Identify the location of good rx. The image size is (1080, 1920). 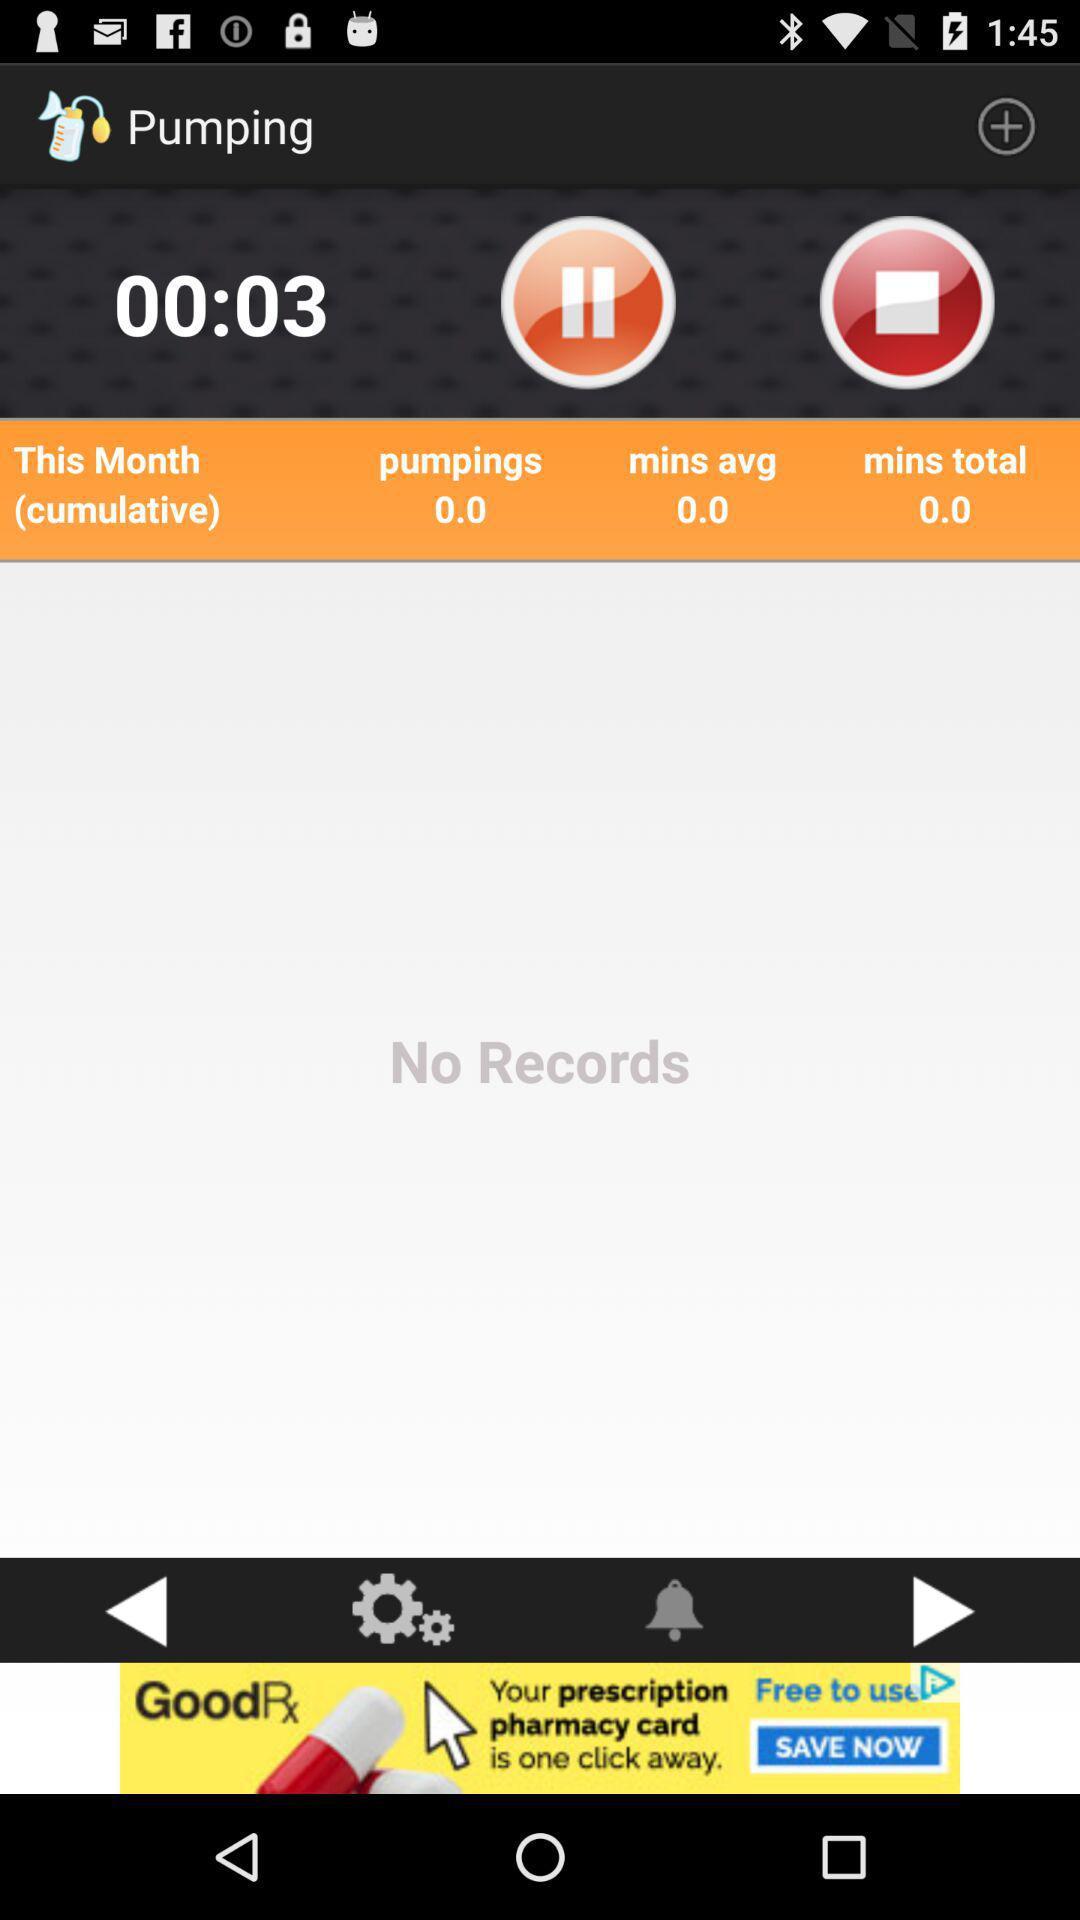
(540, 1727).